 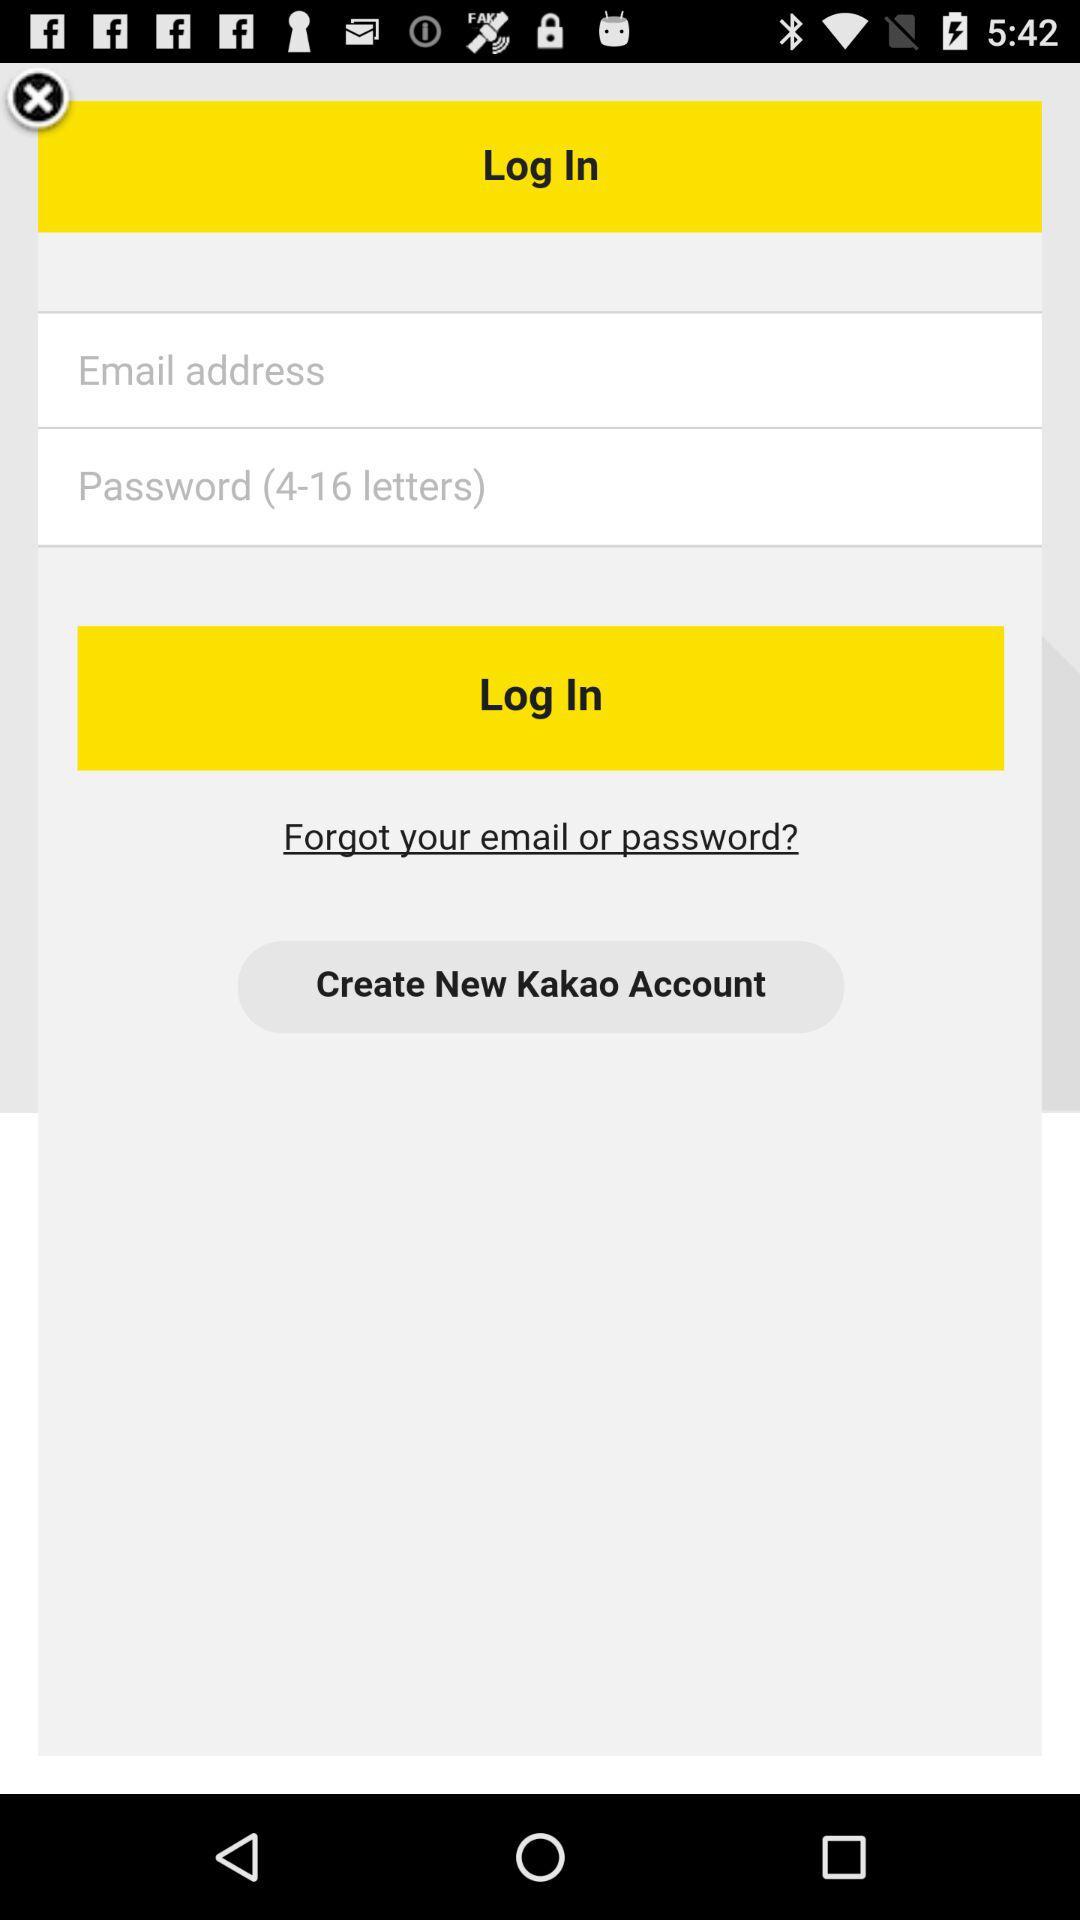 I want to click on tab, so click(x=38, y=100).